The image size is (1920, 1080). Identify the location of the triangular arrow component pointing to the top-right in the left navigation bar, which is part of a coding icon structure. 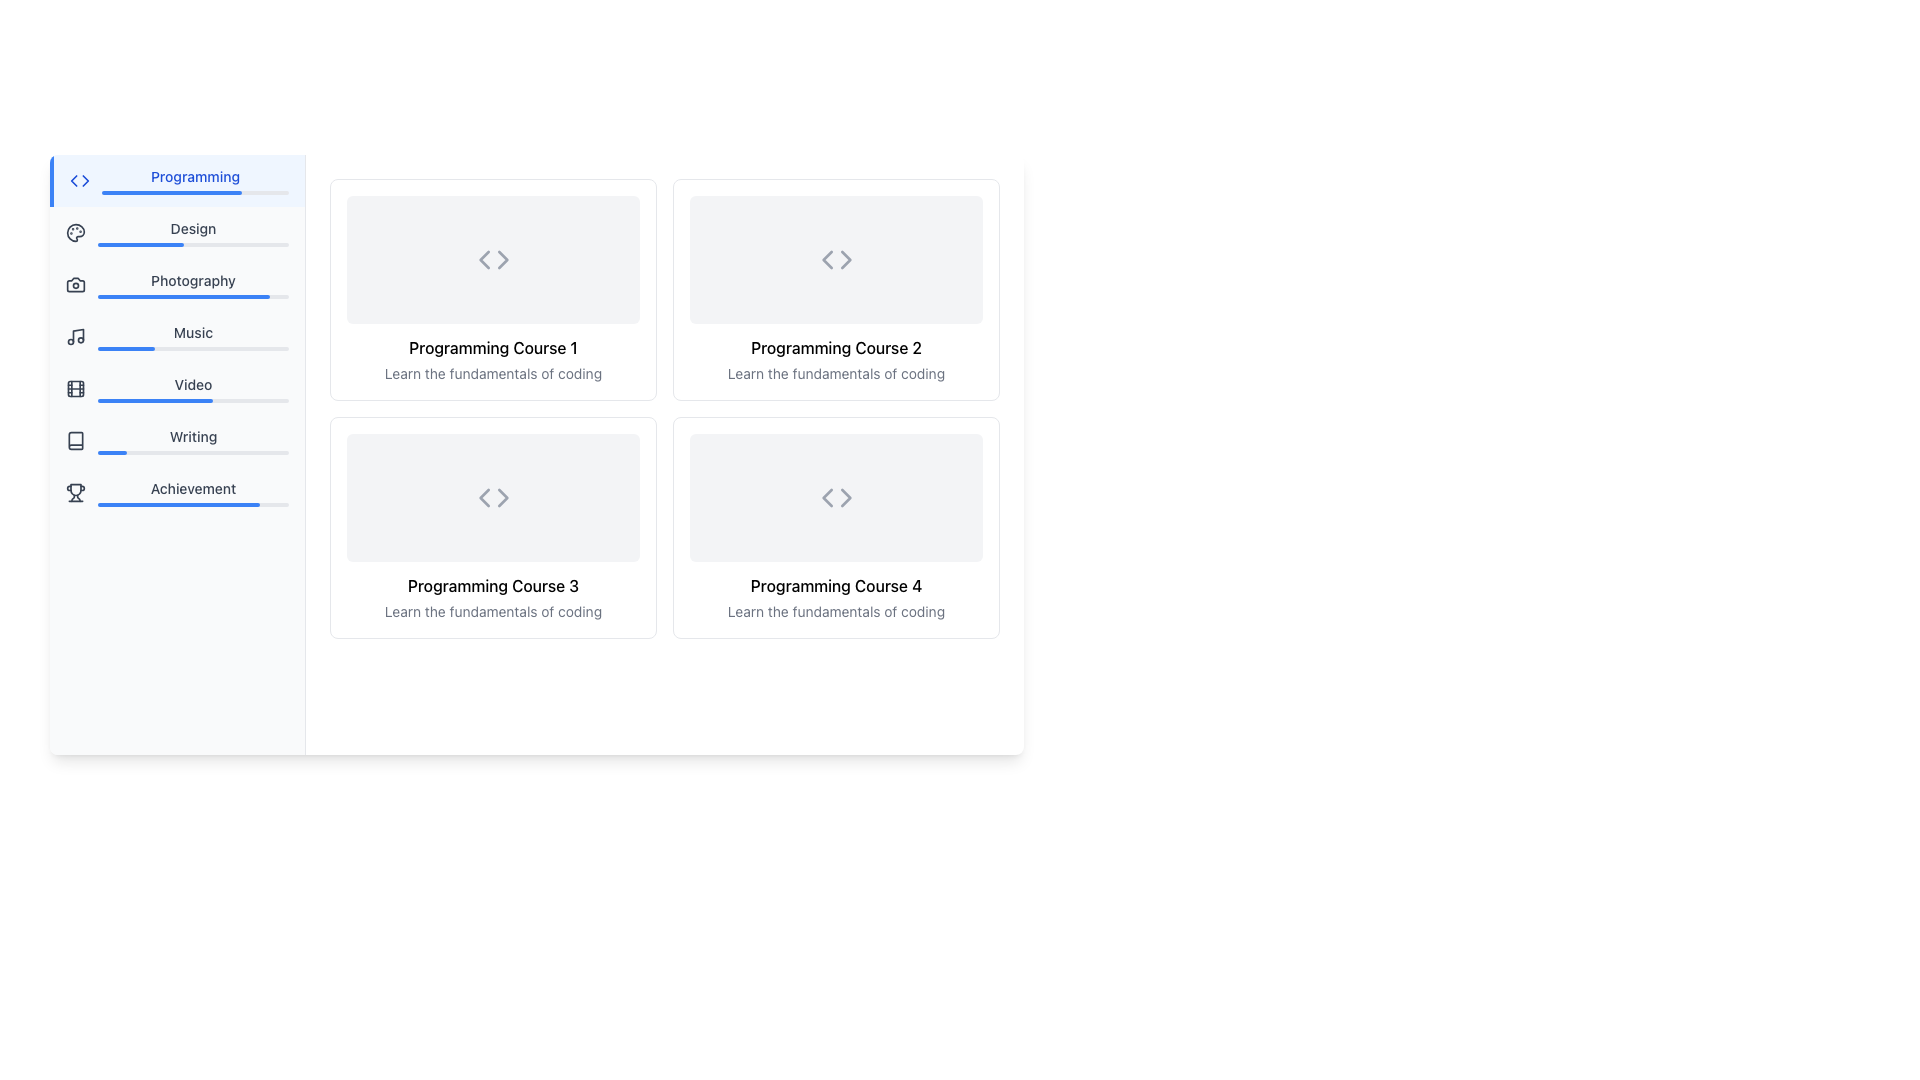
(84, 181).